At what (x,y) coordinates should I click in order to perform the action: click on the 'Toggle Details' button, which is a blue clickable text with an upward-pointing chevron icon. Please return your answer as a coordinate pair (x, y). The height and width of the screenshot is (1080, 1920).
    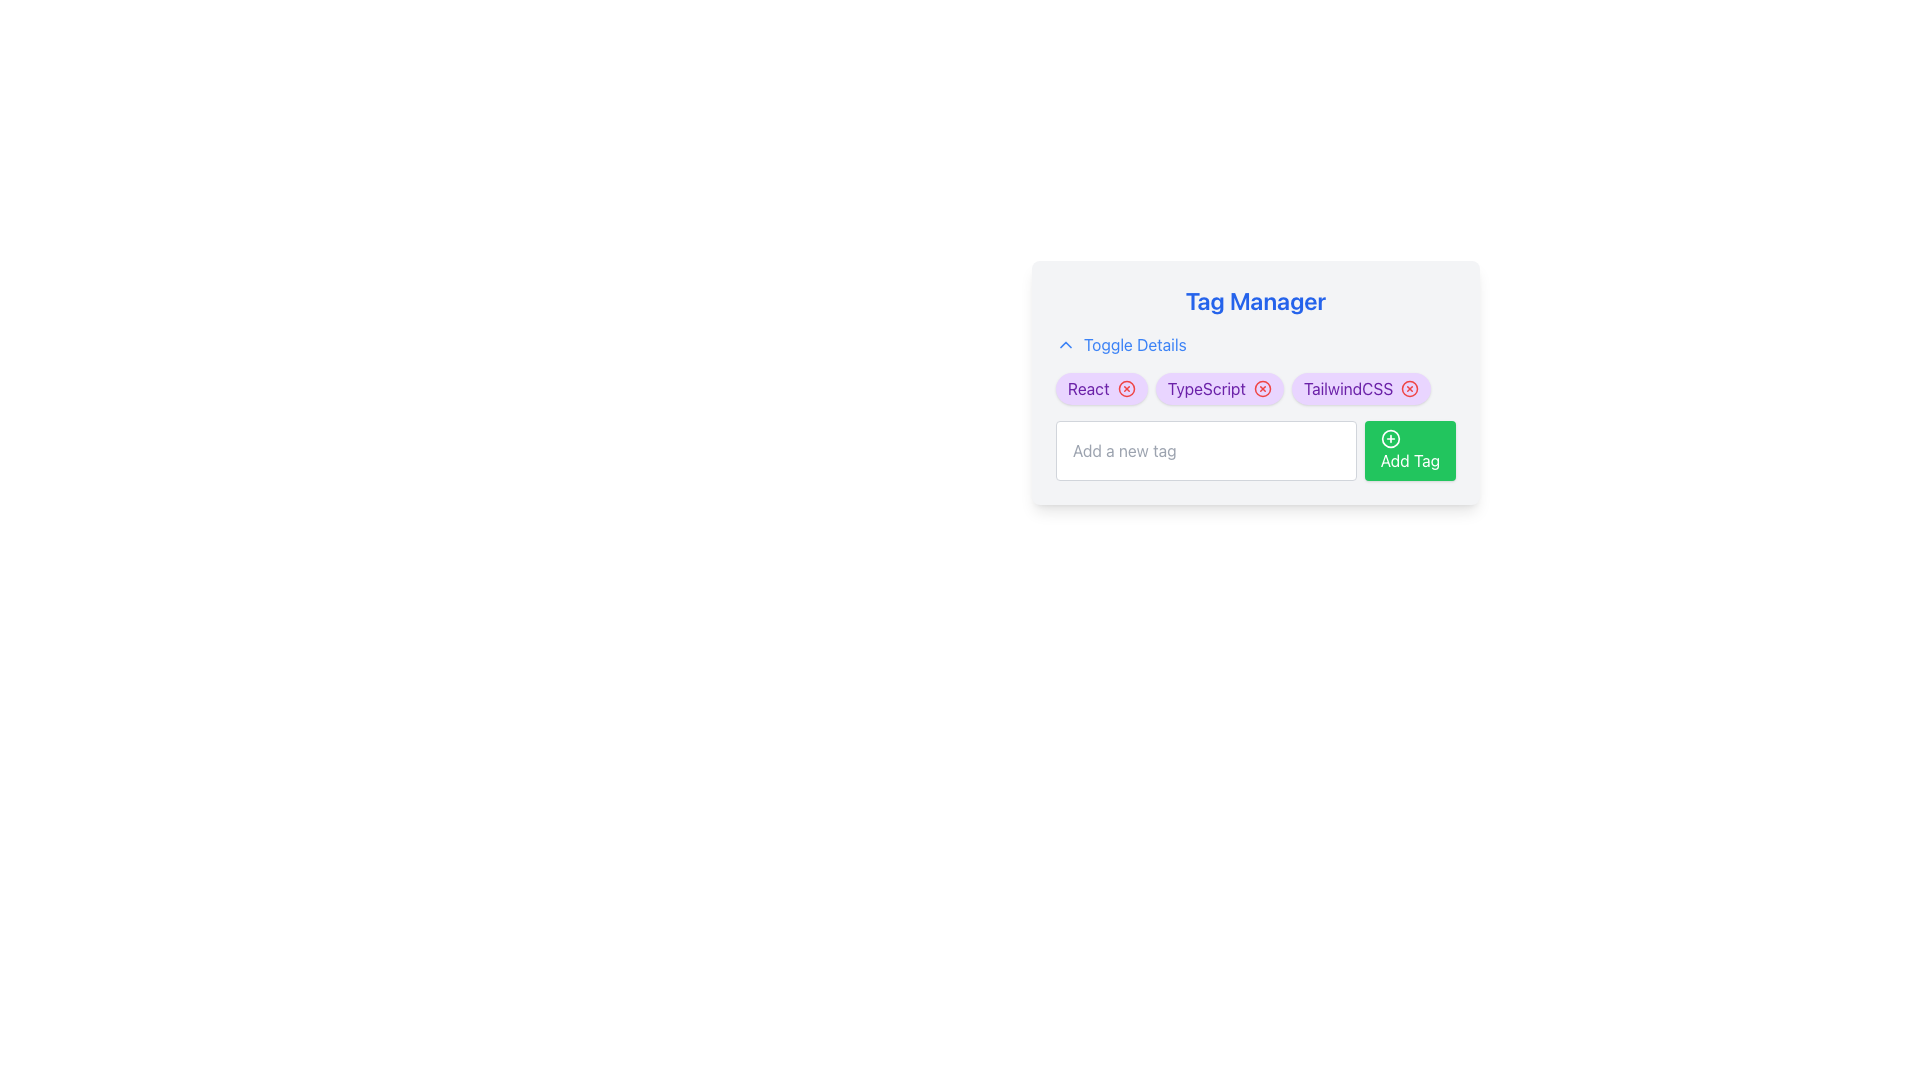
    Looking at the image, I should click on (1121, 343).